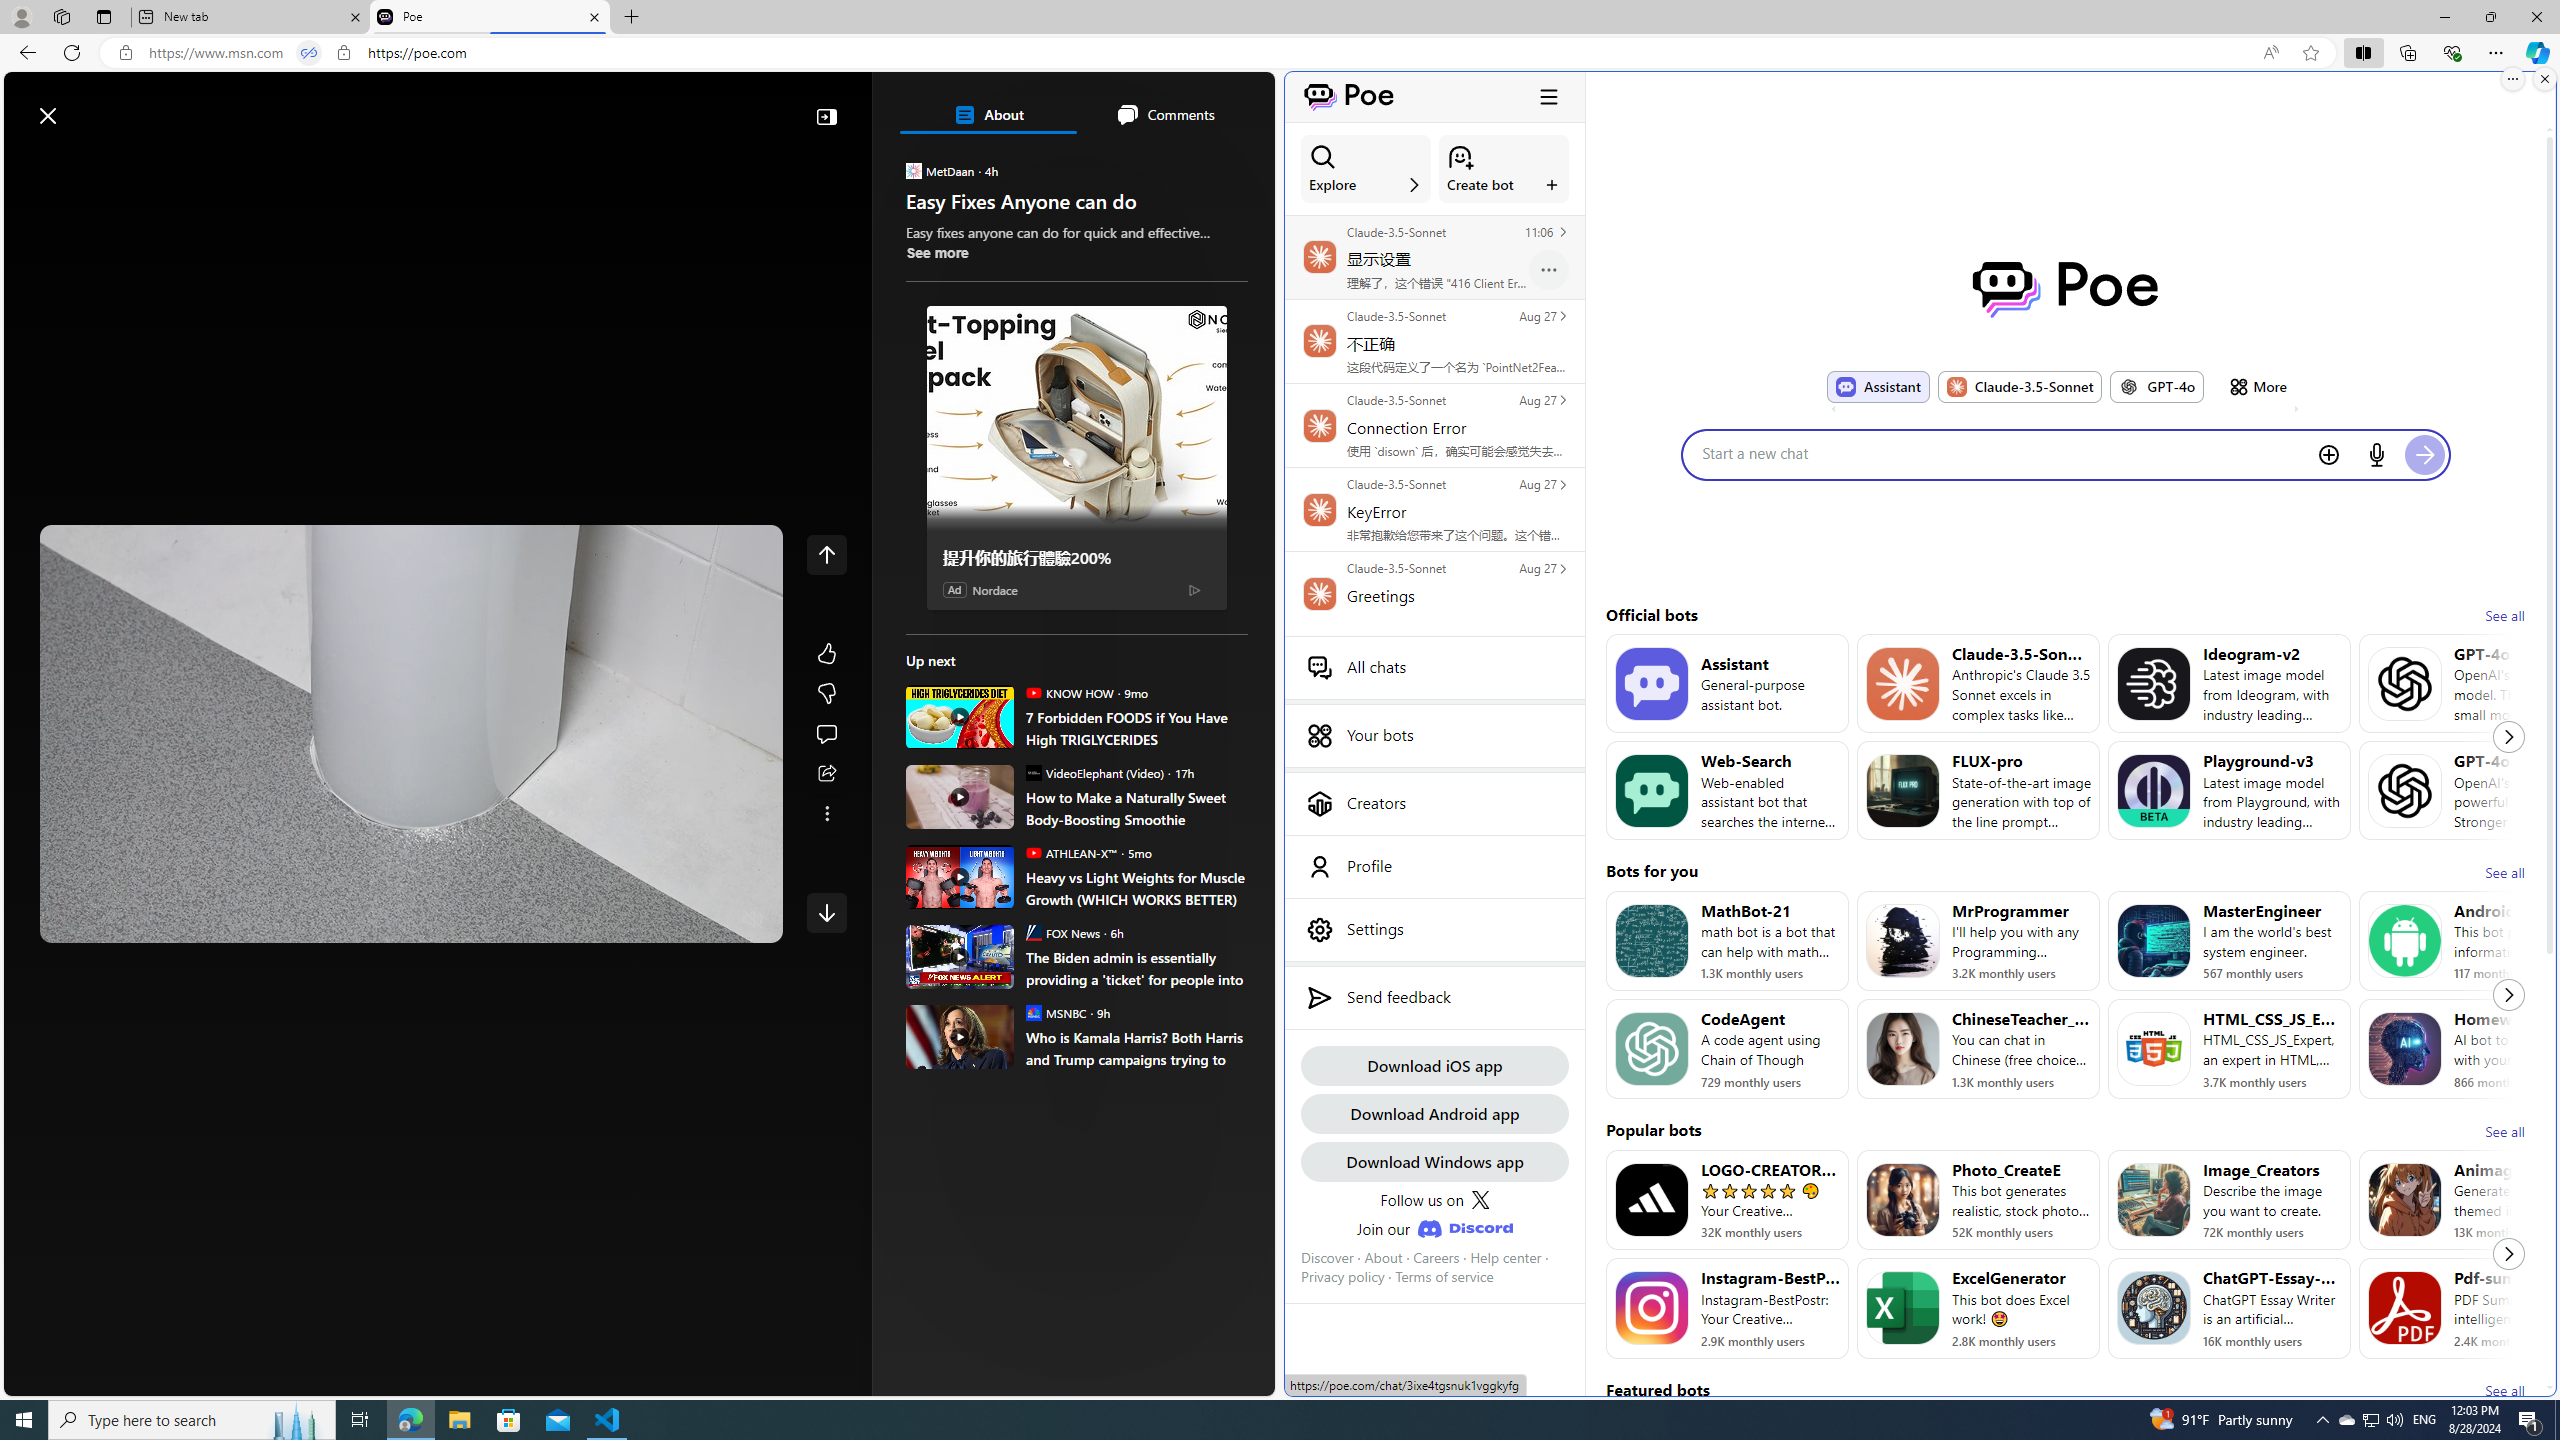 Image resolution: width=2560 pixels, height=1440 pixels. What do you see at coordinates (2152, 1199) in the screenshot?
I see `'Bot image for Image_Creators'` at bounding box center [2152, 1199].